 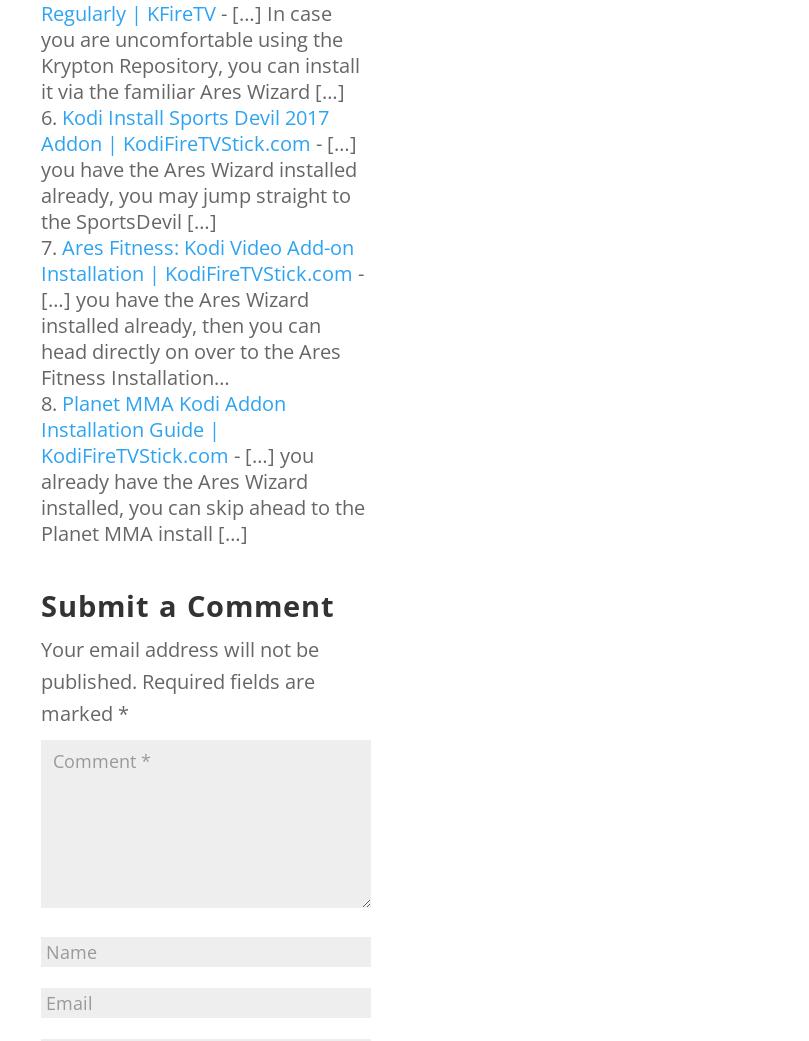 I want to click on 'Required fields are marked', so click(x=176, y=696).